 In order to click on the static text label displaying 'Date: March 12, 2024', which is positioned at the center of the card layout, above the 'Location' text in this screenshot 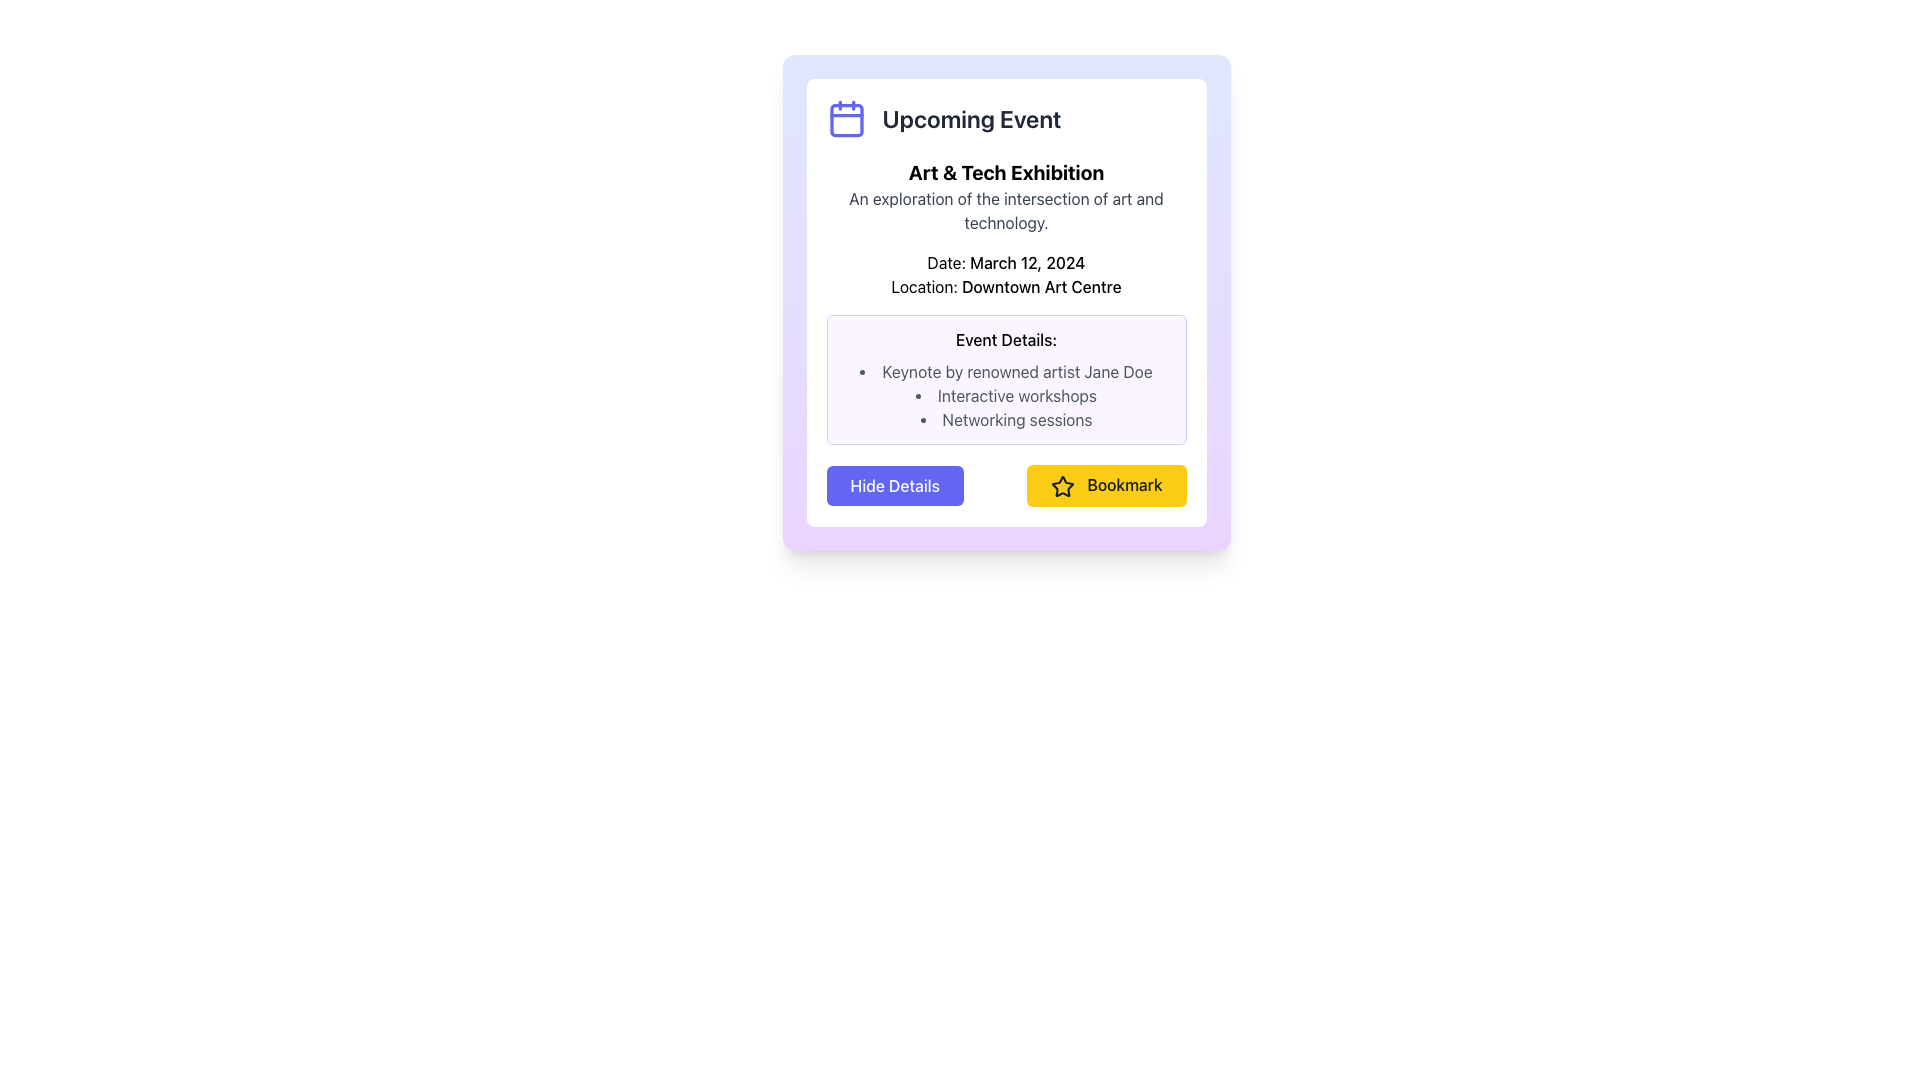, I will do `click(1006, 261)`.